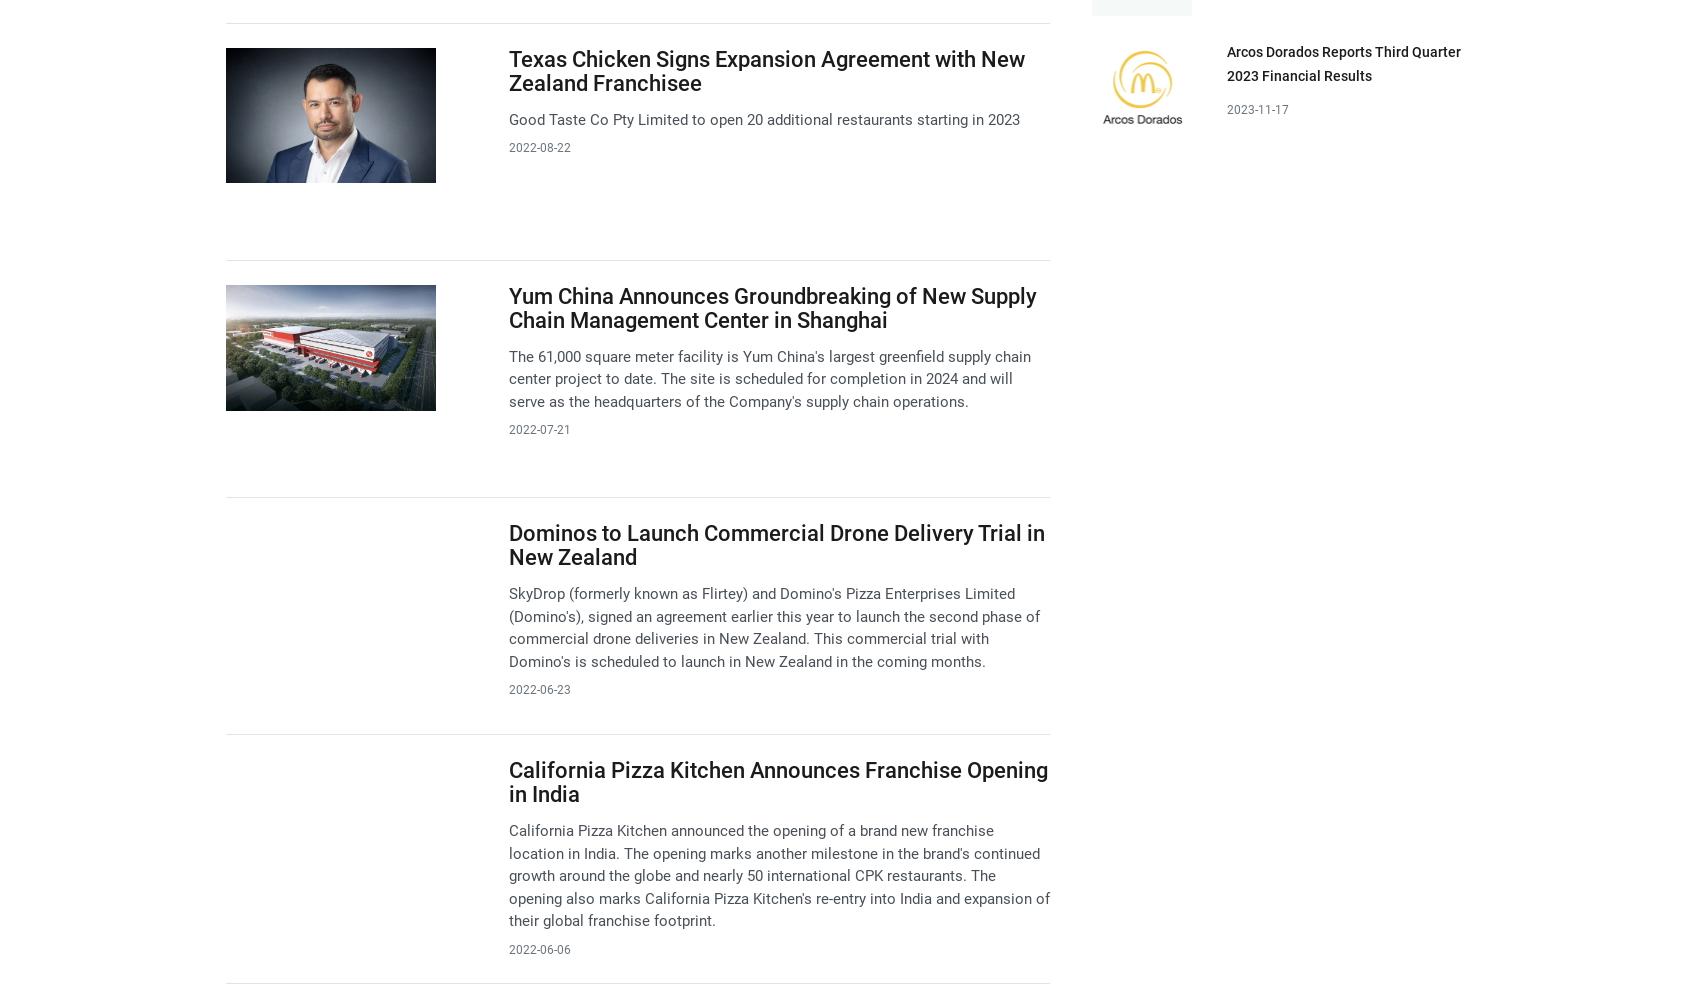 The height and width of the screenshot is (985, 1700). I want to click on '2022-08-22', so click(507, 148).